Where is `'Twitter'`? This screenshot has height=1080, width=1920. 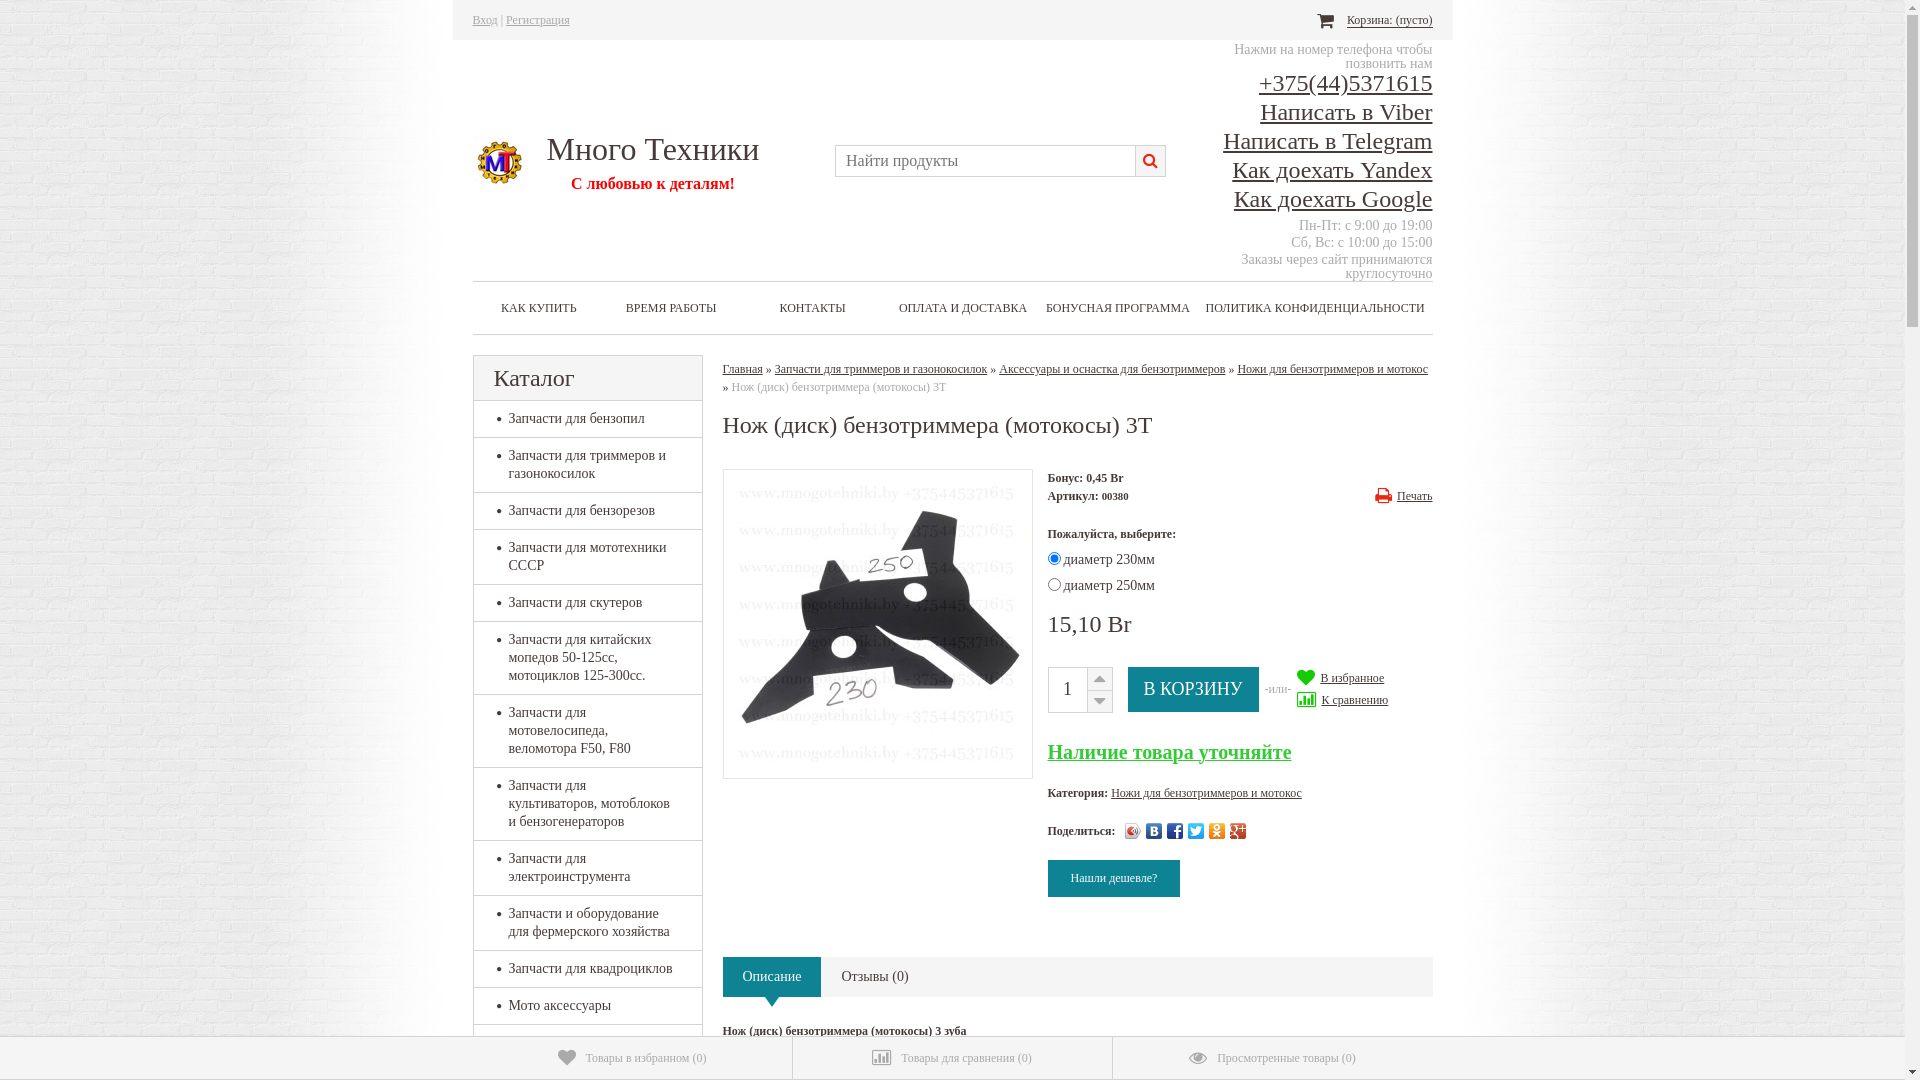
'Twitter' is located at coordinates (1196, 830).